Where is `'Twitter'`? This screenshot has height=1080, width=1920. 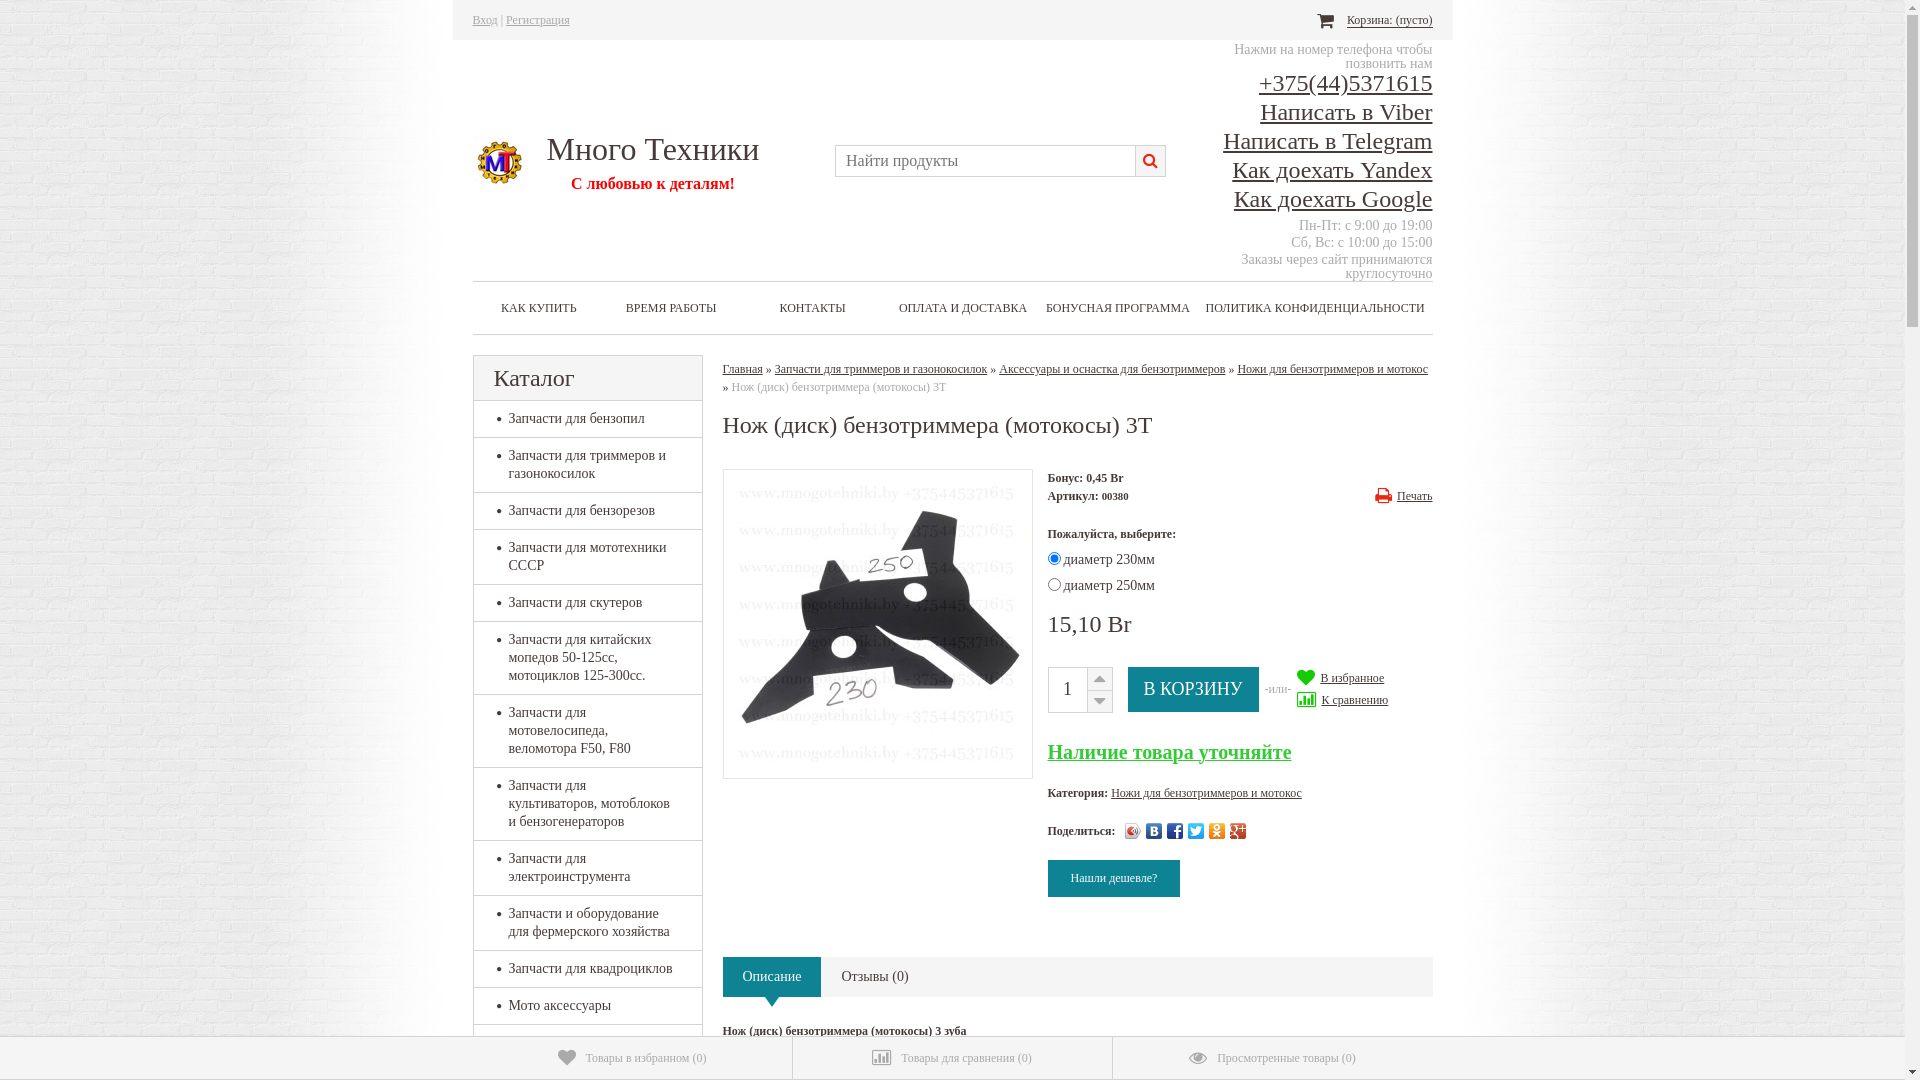
'Twitter' is located at coordinates (1196, 830).